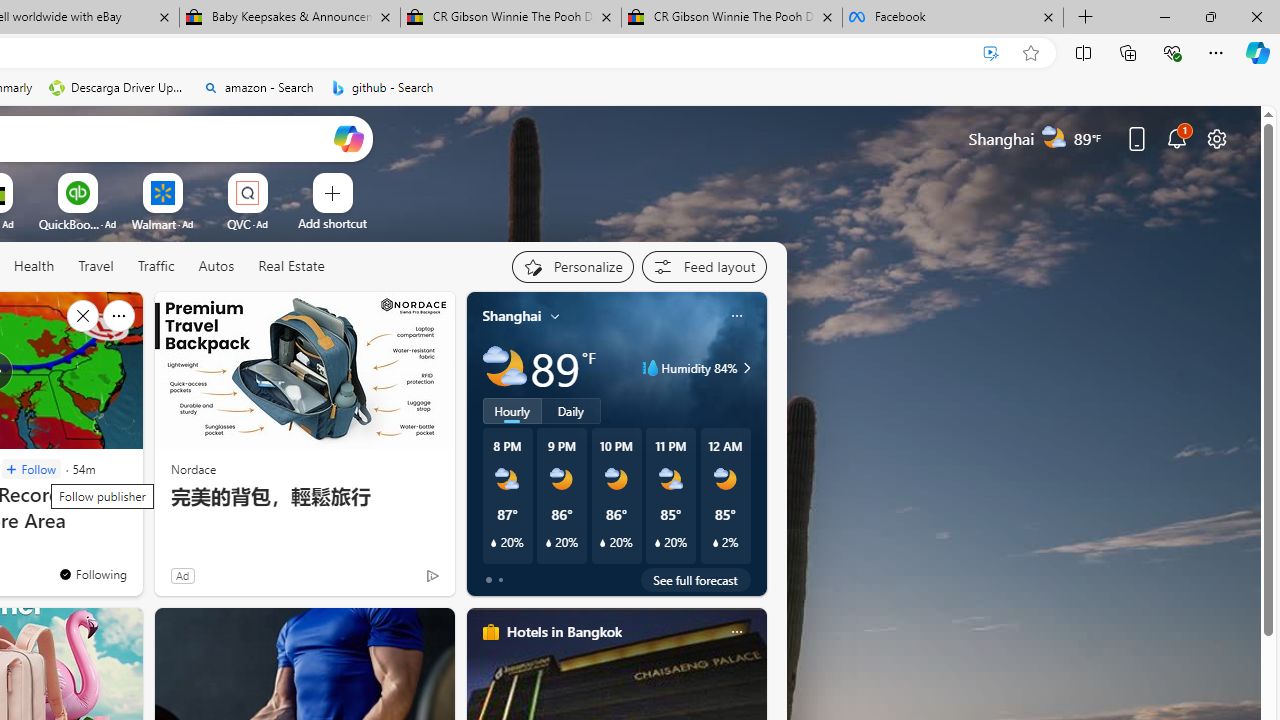  I want to click on 'Shanghai', so click(512, 315).